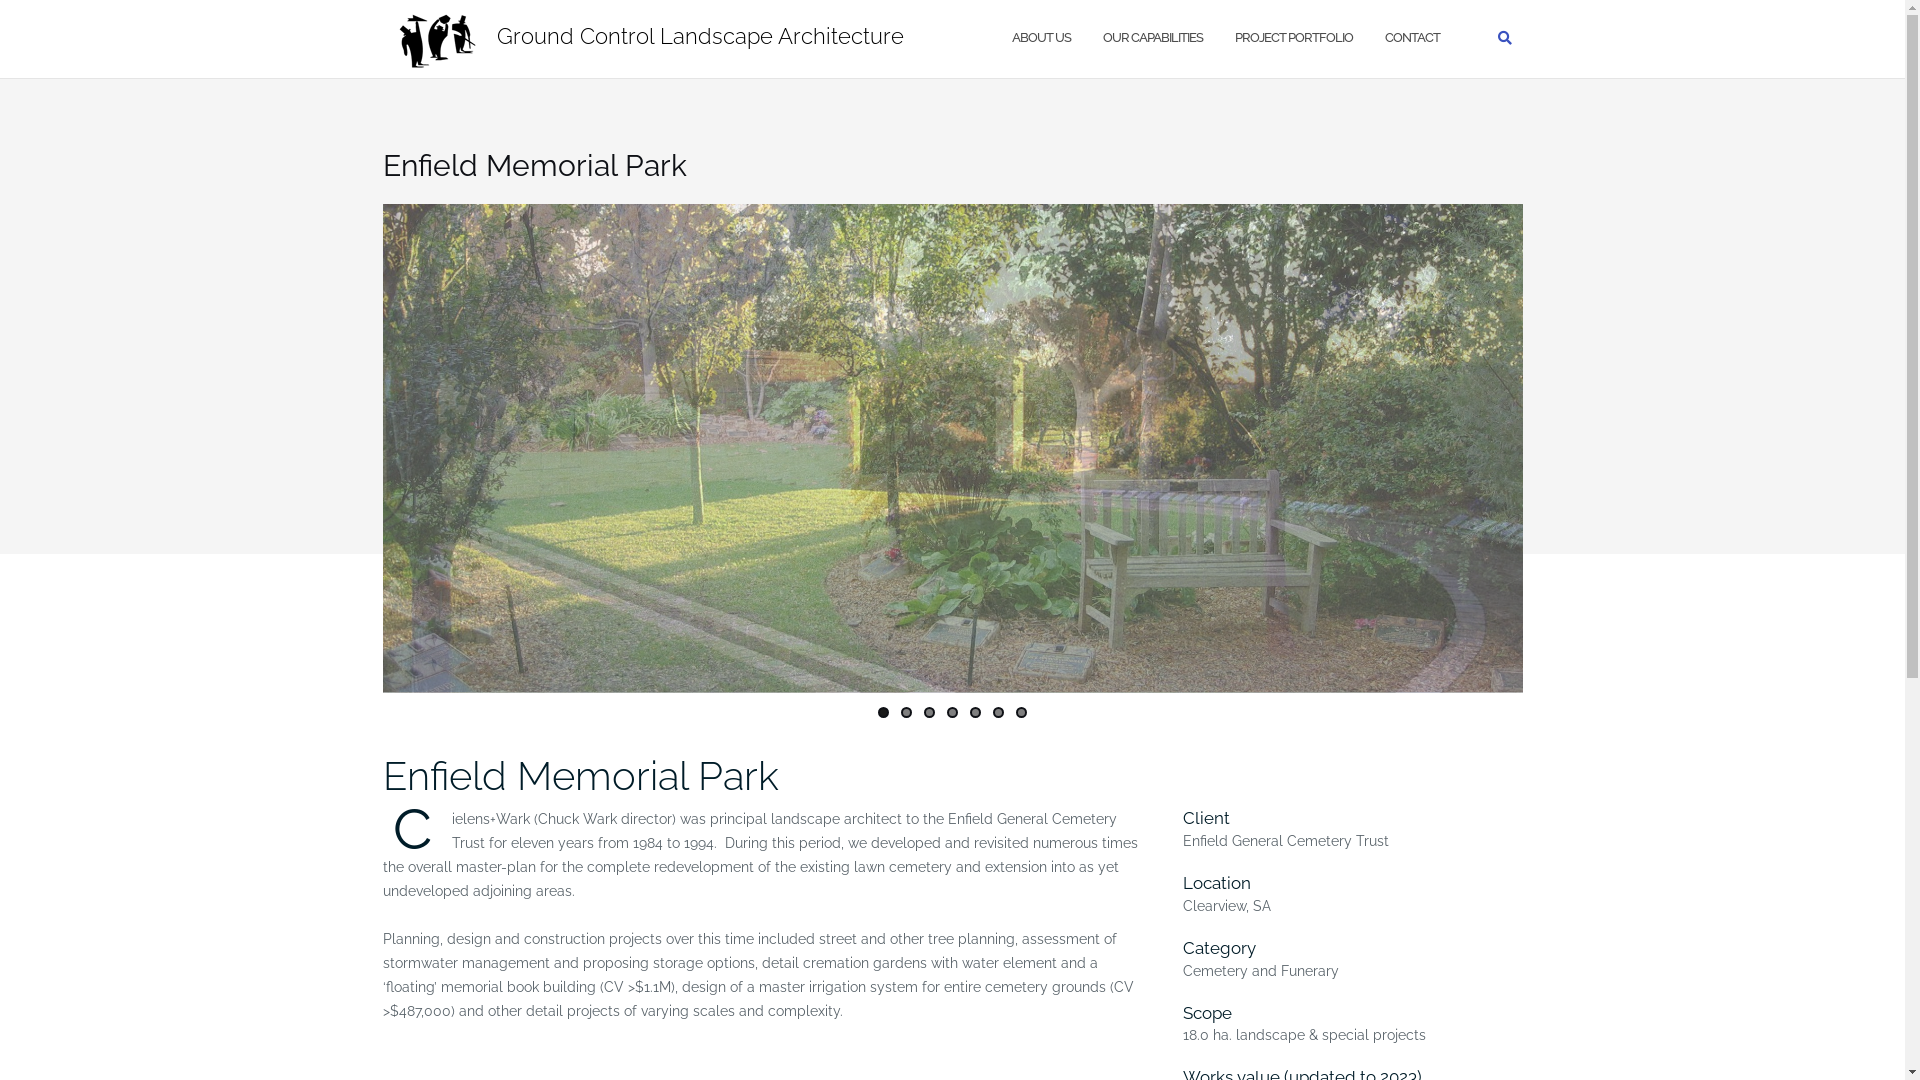  What do you see at coordinates (1410, 38) in the screenshot?
I see `'CONTACT'` at bounding box center [1410, 38].